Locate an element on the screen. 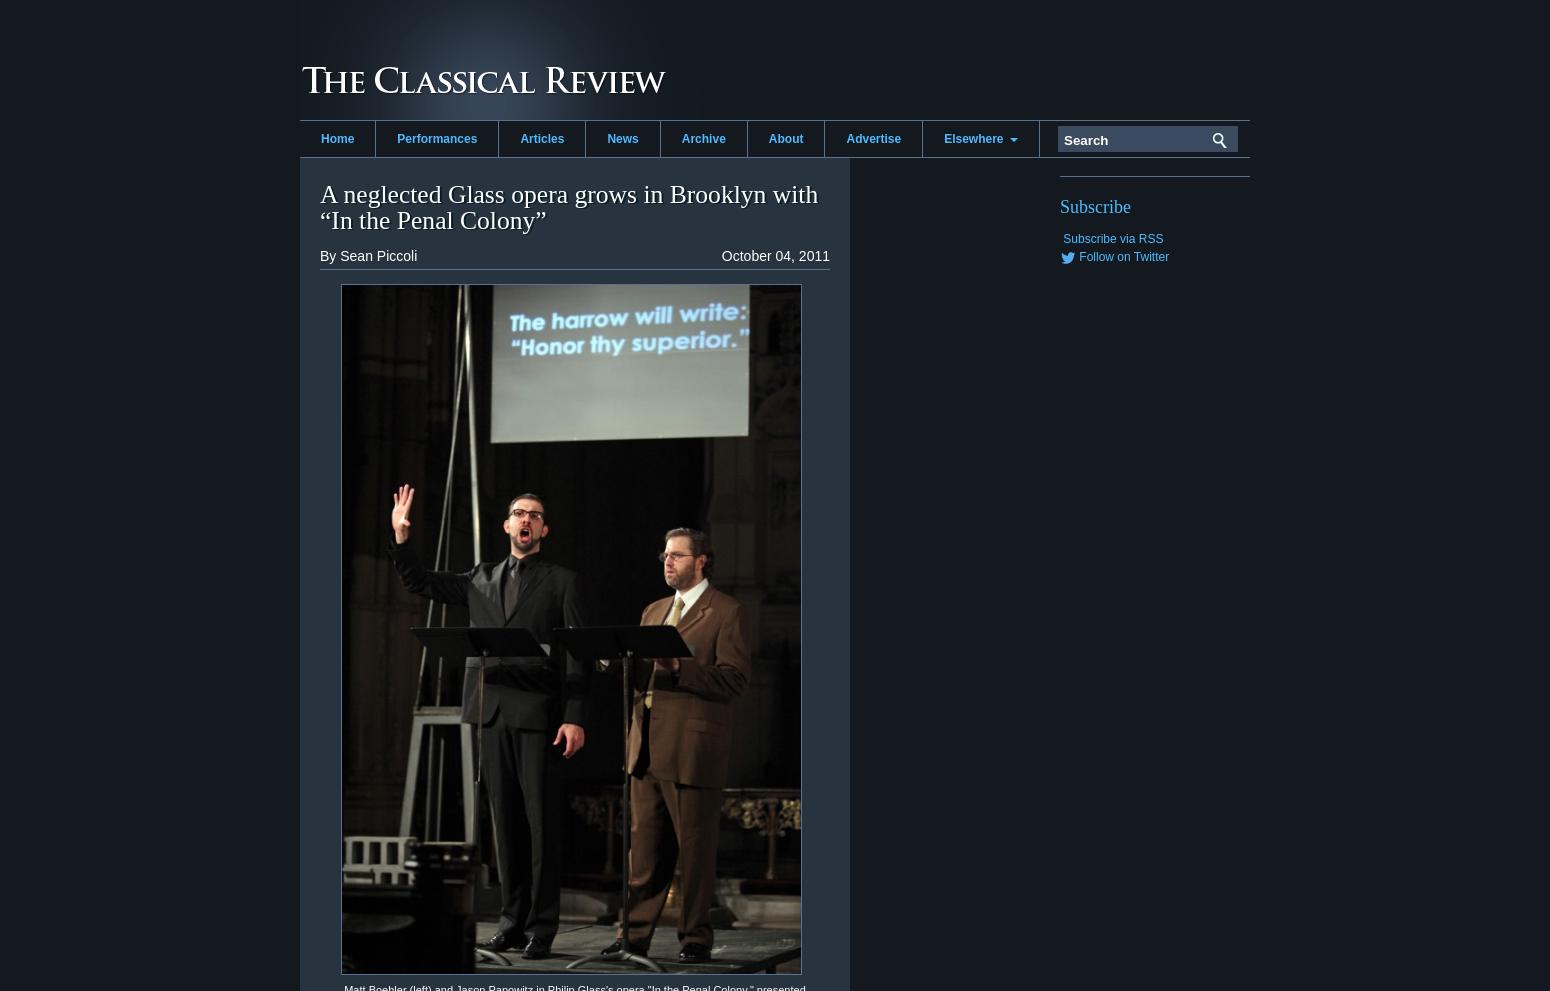 This screenshot has width=1550, height=991. 'Washington Classical Review' is located at coordinates (1020, 361).